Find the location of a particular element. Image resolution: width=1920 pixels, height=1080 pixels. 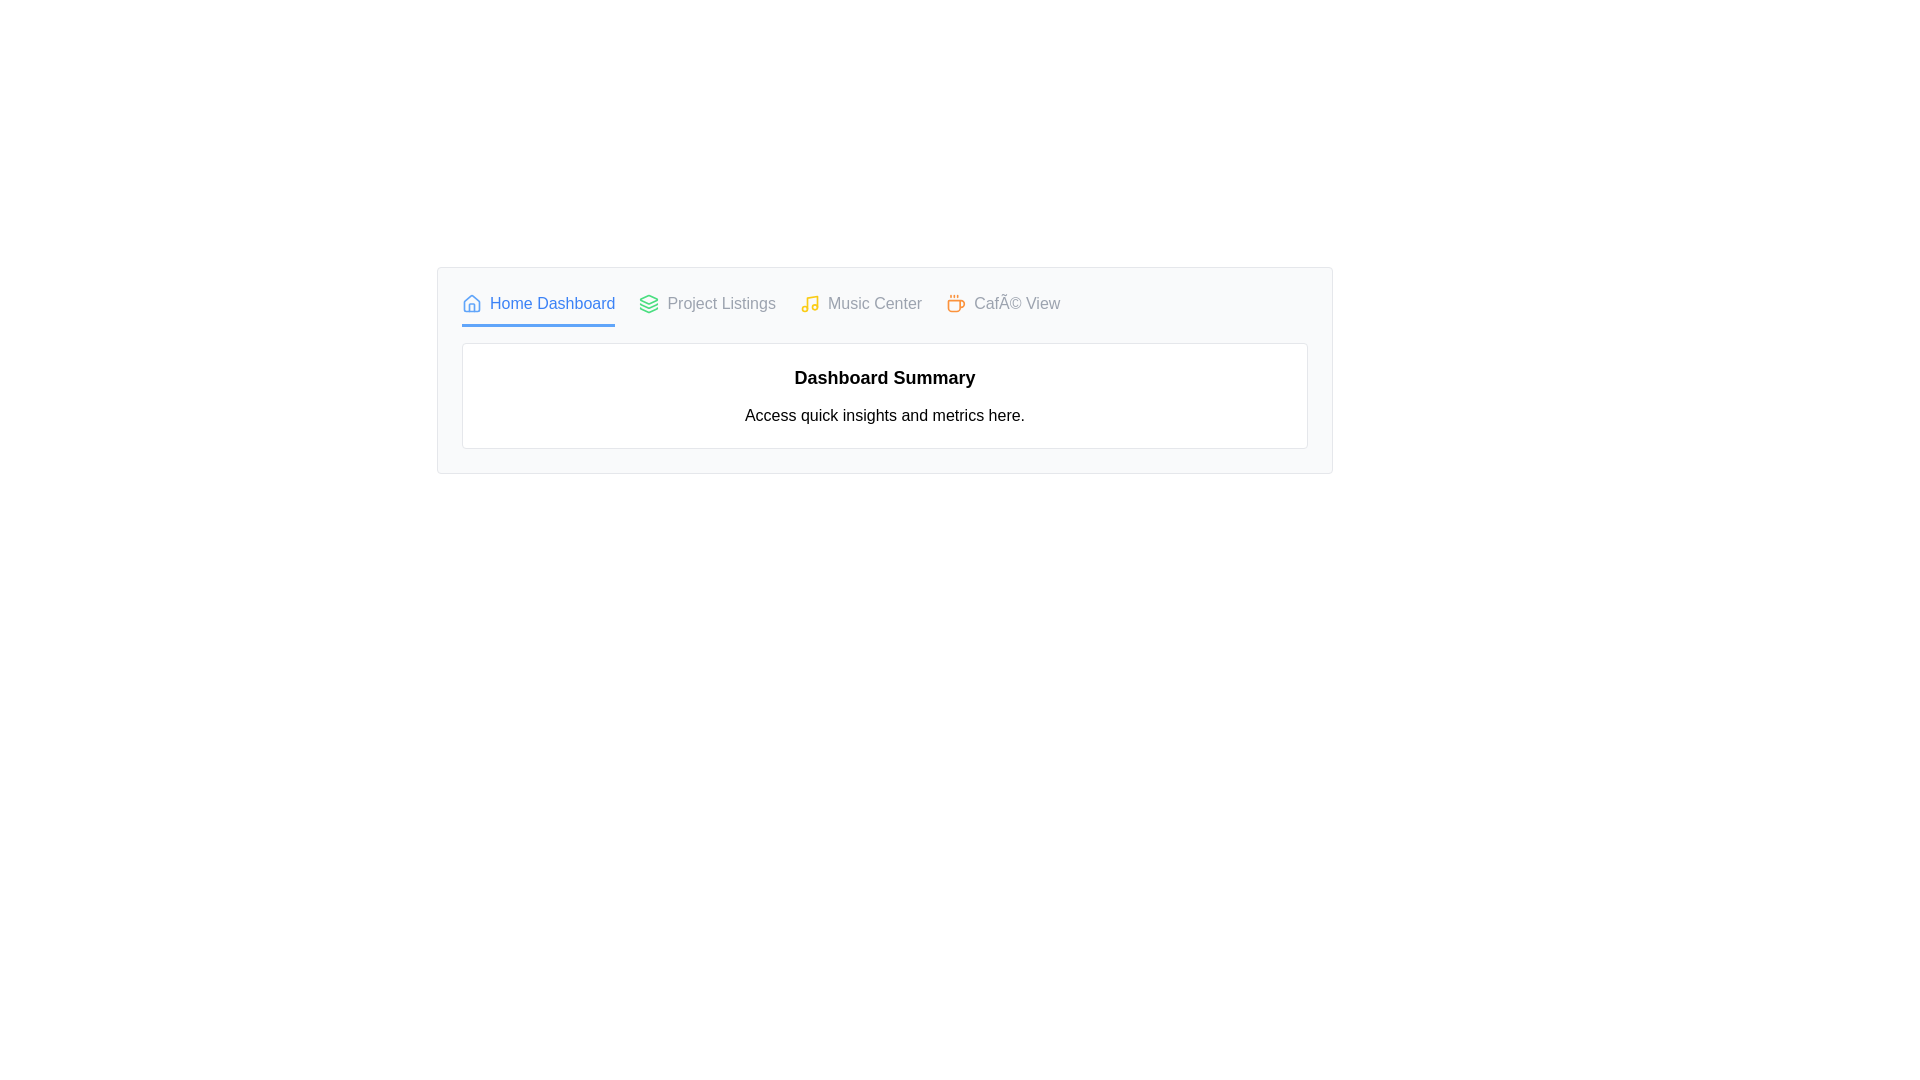

the 'Café View' button located as the fourth option in the navigation bar is located at coordinates (1003, 308).